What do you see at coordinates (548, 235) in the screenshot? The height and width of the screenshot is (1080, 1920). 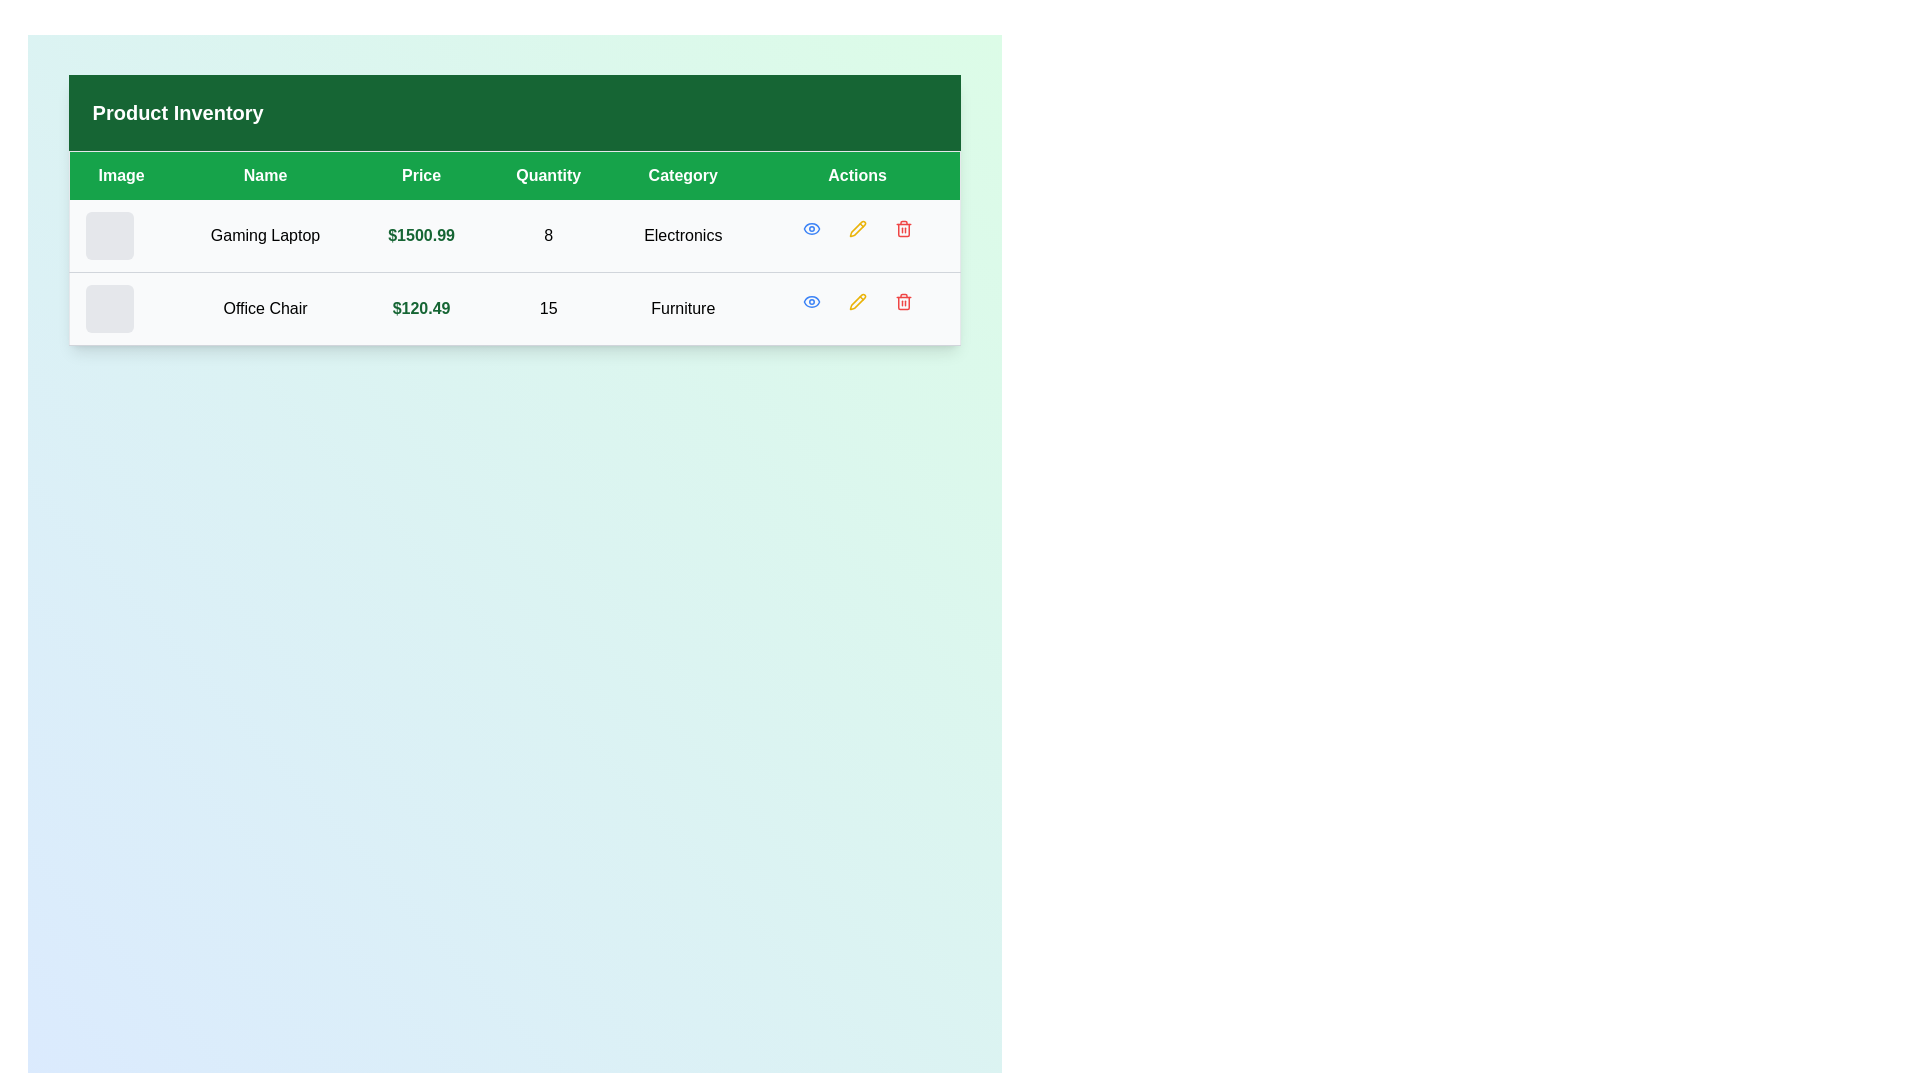 I see `the text label '8' in the fourth column of the first row of the table, which represents the 'Quantity' category for the product 'Gaming Laptop'` at bounding box center [548, 235].